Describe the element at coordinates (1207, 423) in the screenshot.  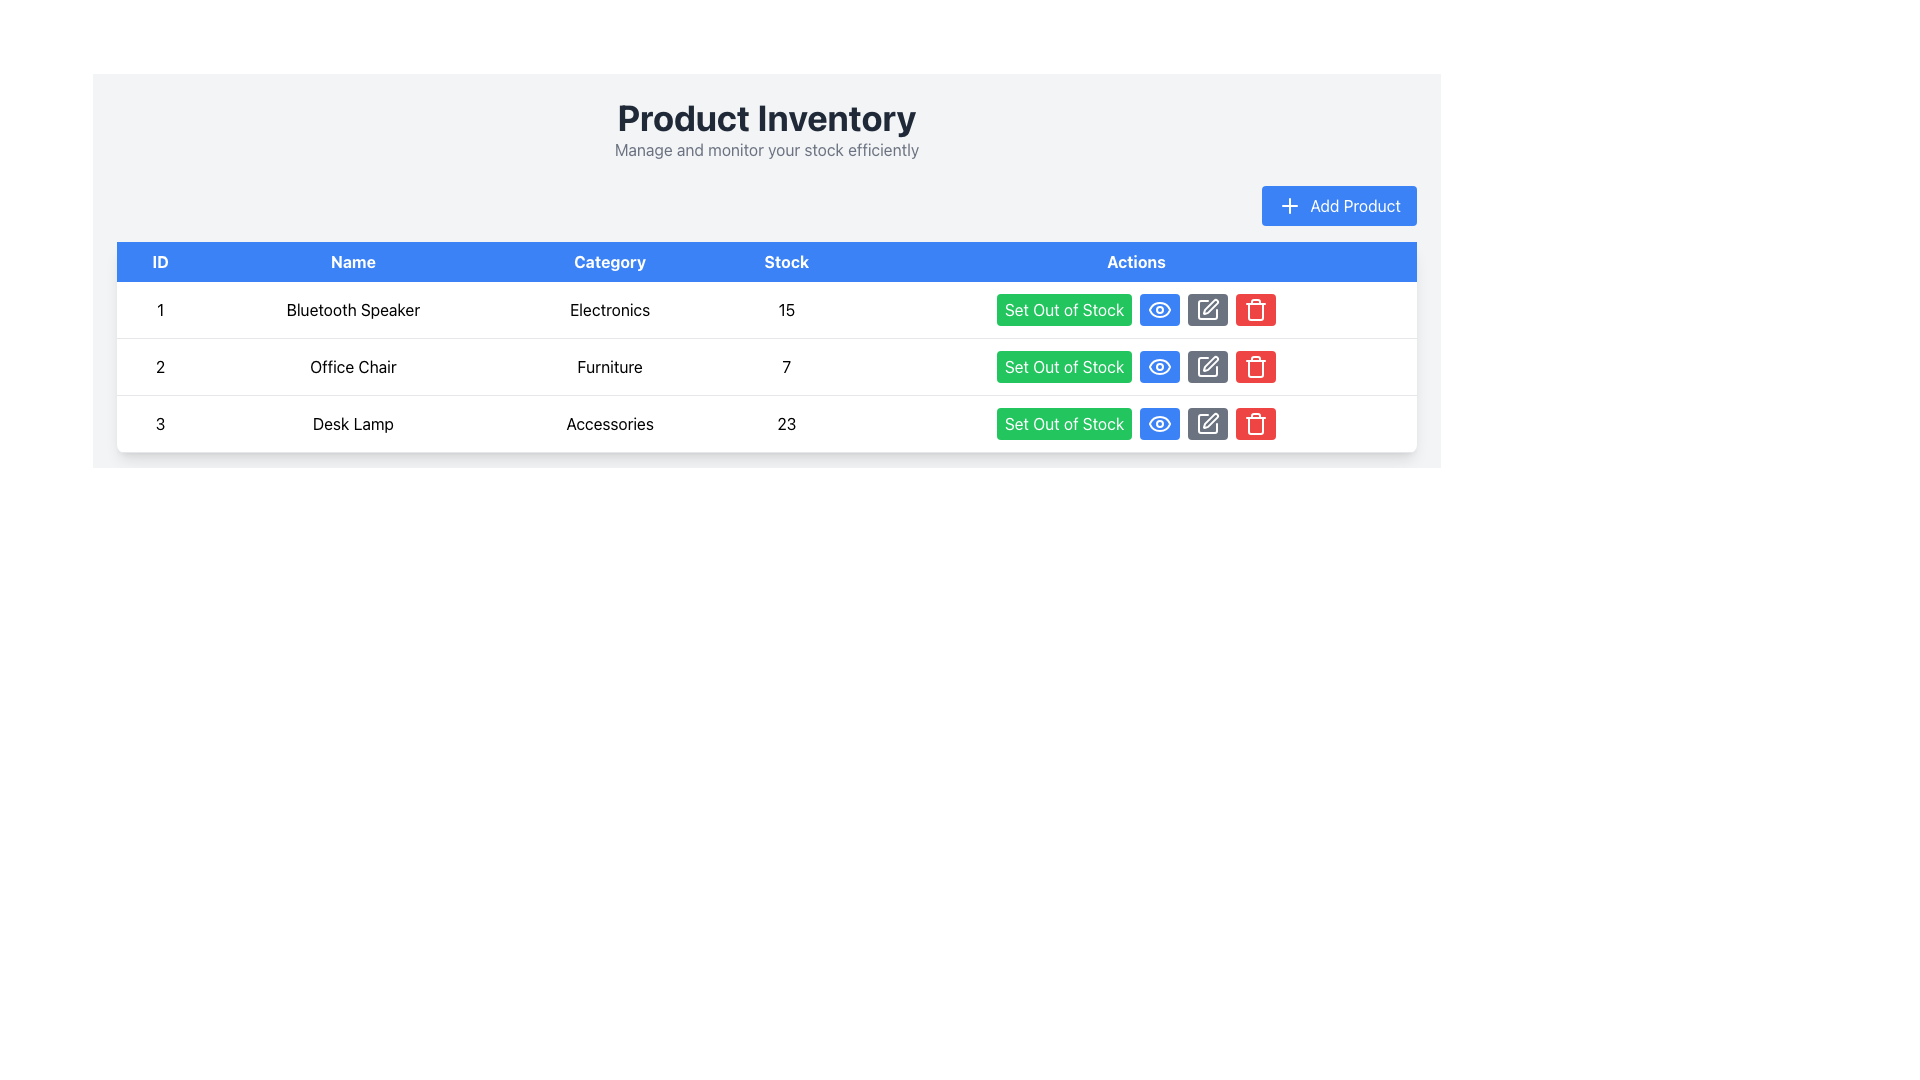
I see `the gray button with a white pen icon located in the 'Actions' column, third row of the table` at that location.